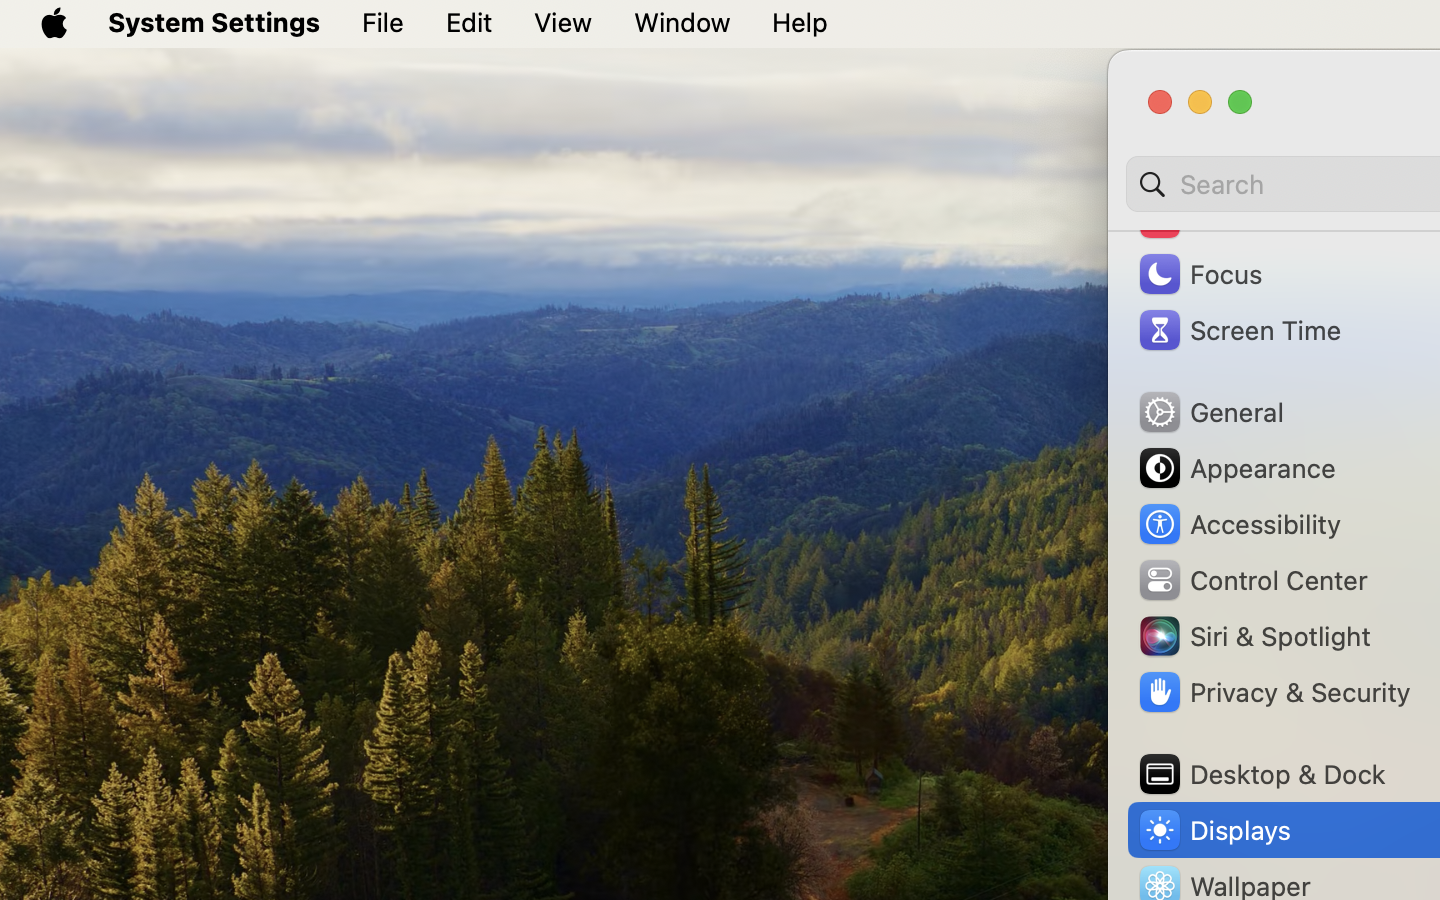 The height and width of the screenshot is (900, 1440). Describe the element at coordinates (1272, 691) in the screenshot. I see `'Privacy & Security'` at that location.